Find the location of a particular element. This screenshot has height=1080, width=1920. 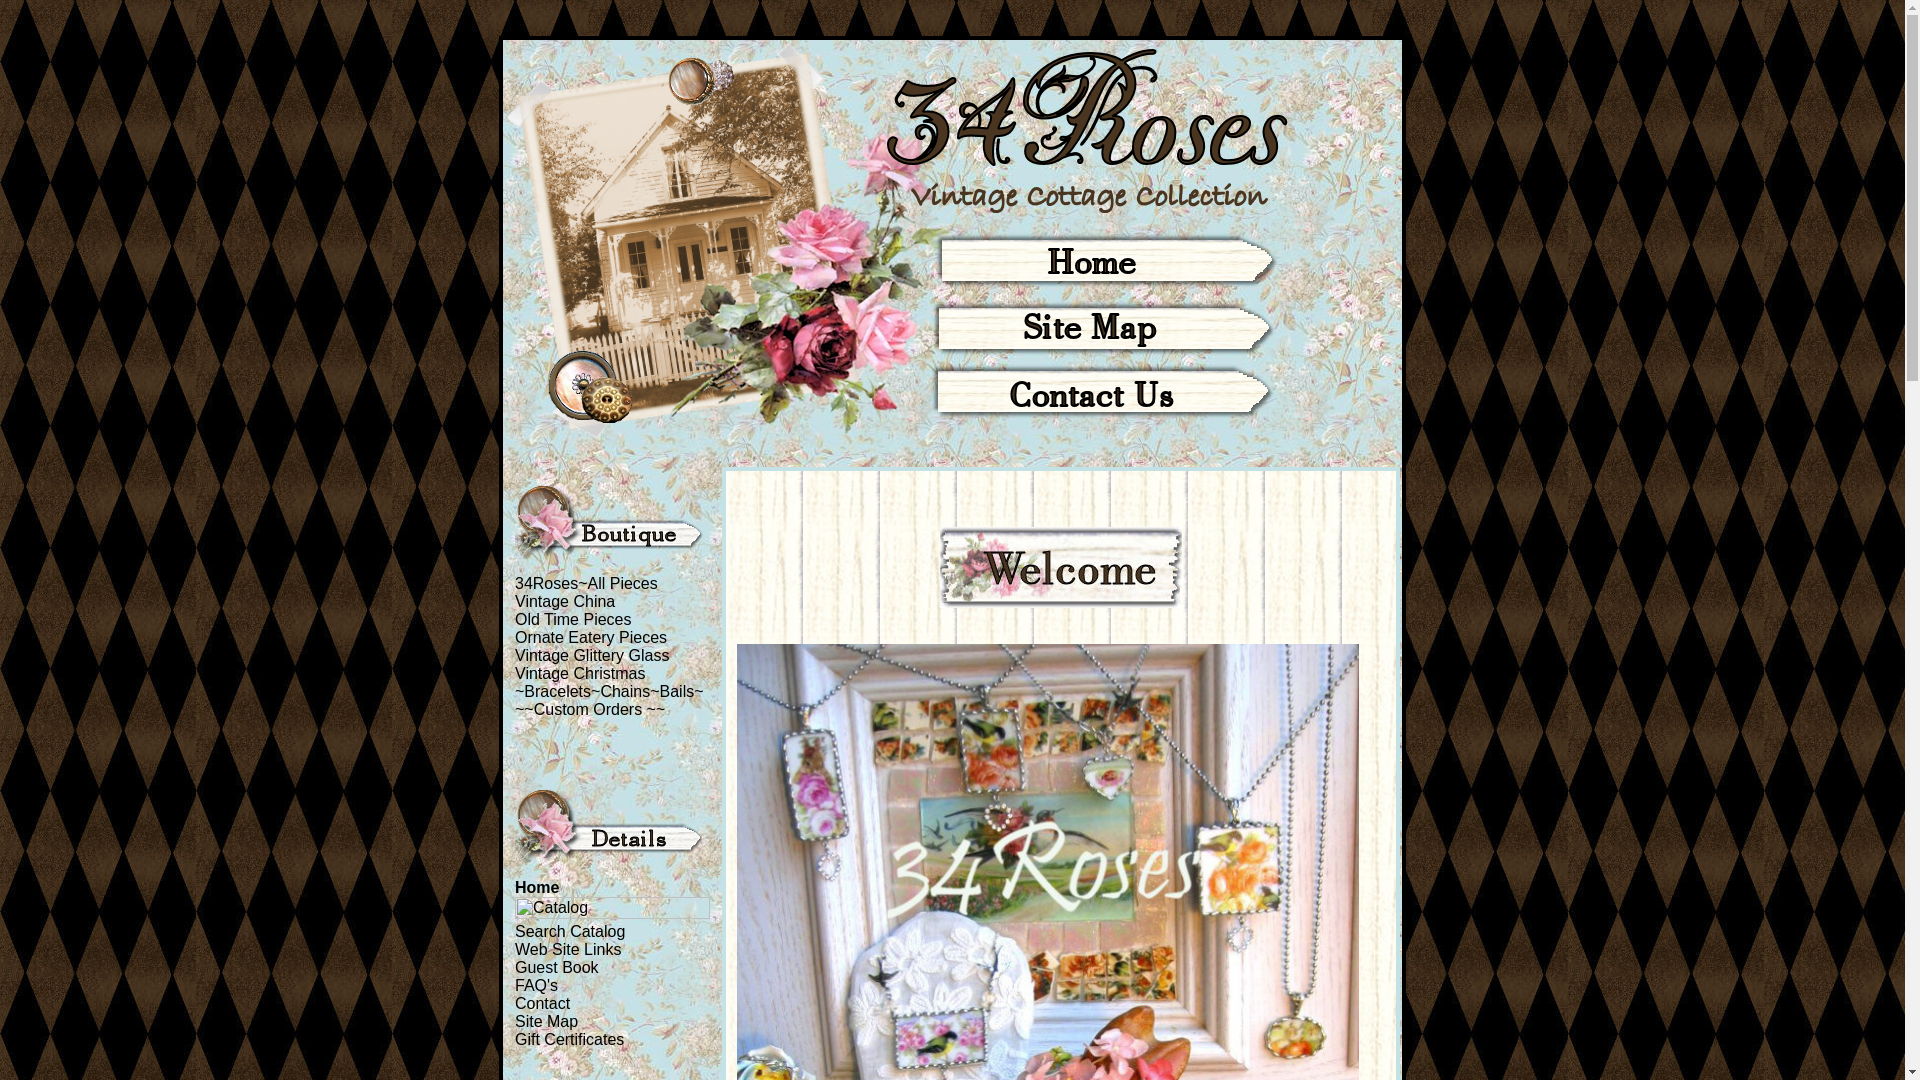

'Gift Certificates' is located at coordinates (514, 1038).